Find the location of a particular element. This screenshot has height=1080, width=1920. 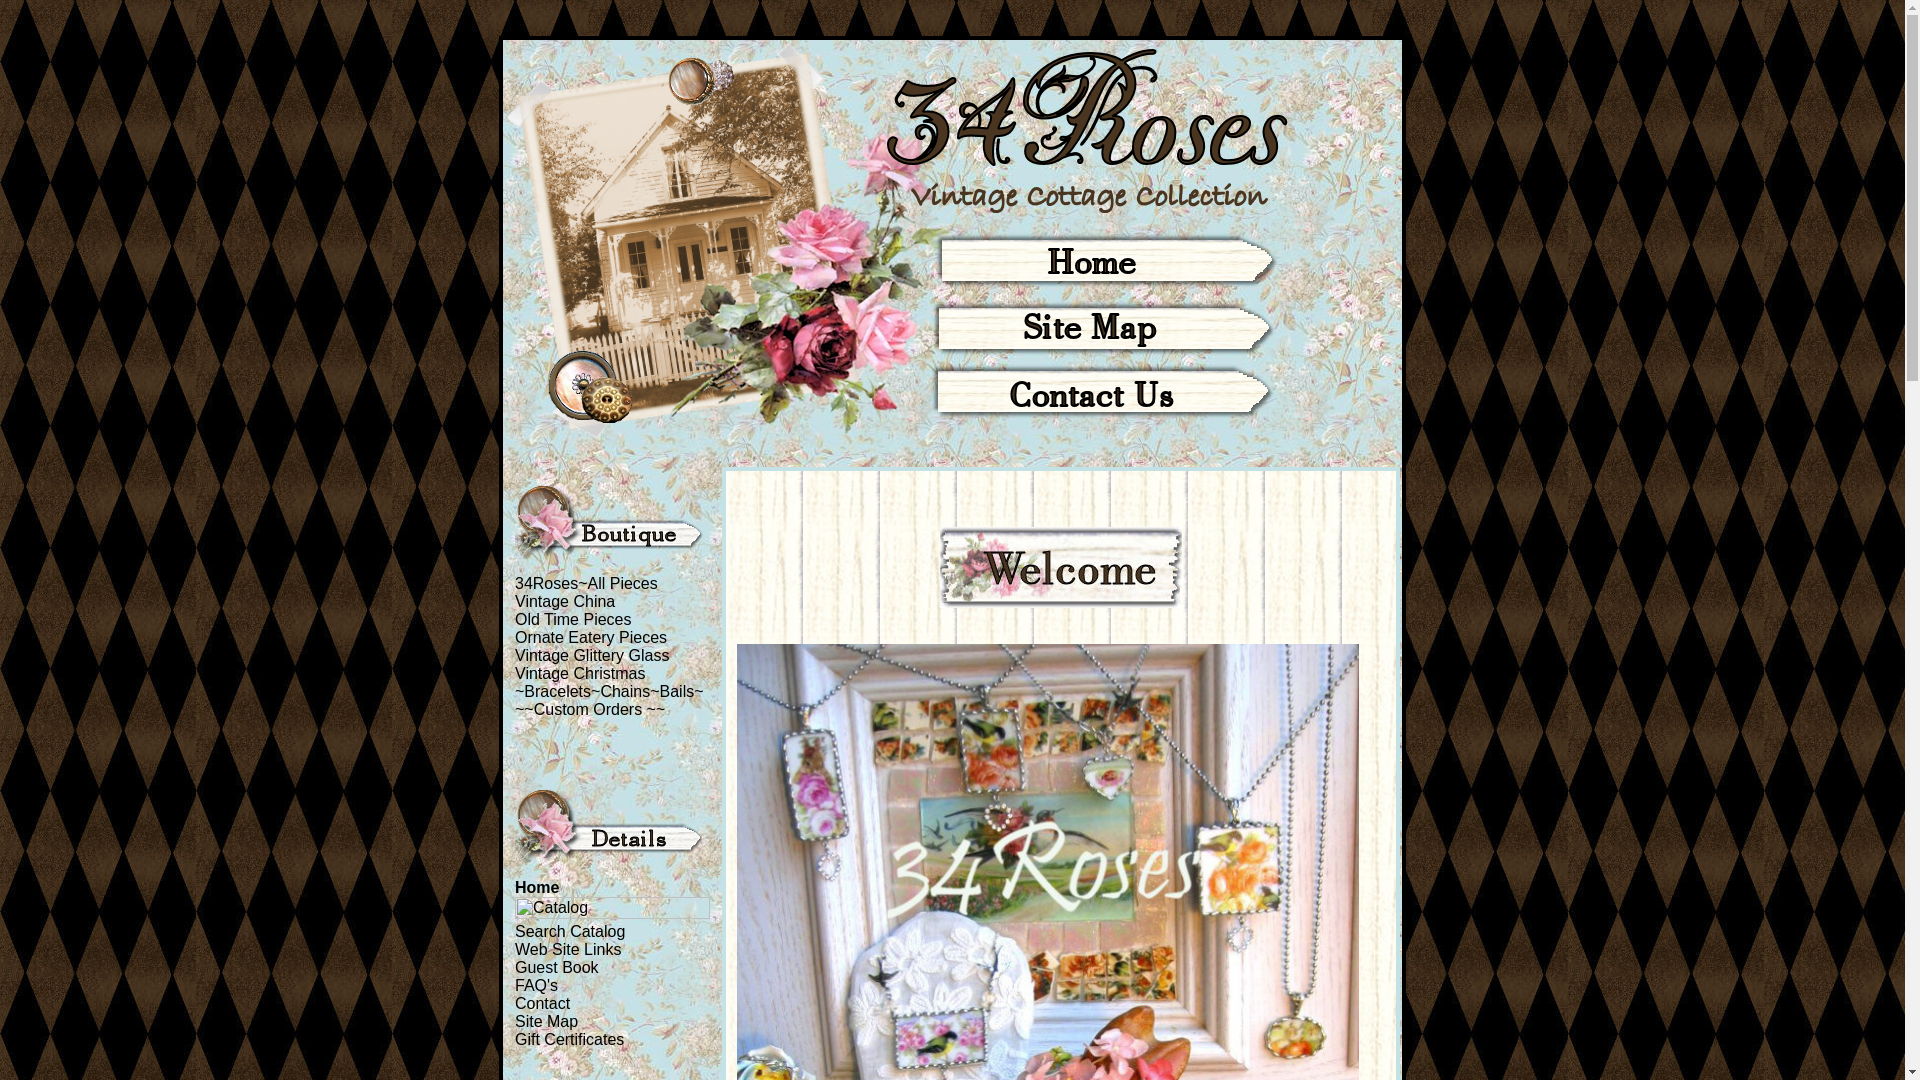

'Gift Certificates' is located at coordinates (514, 1038).